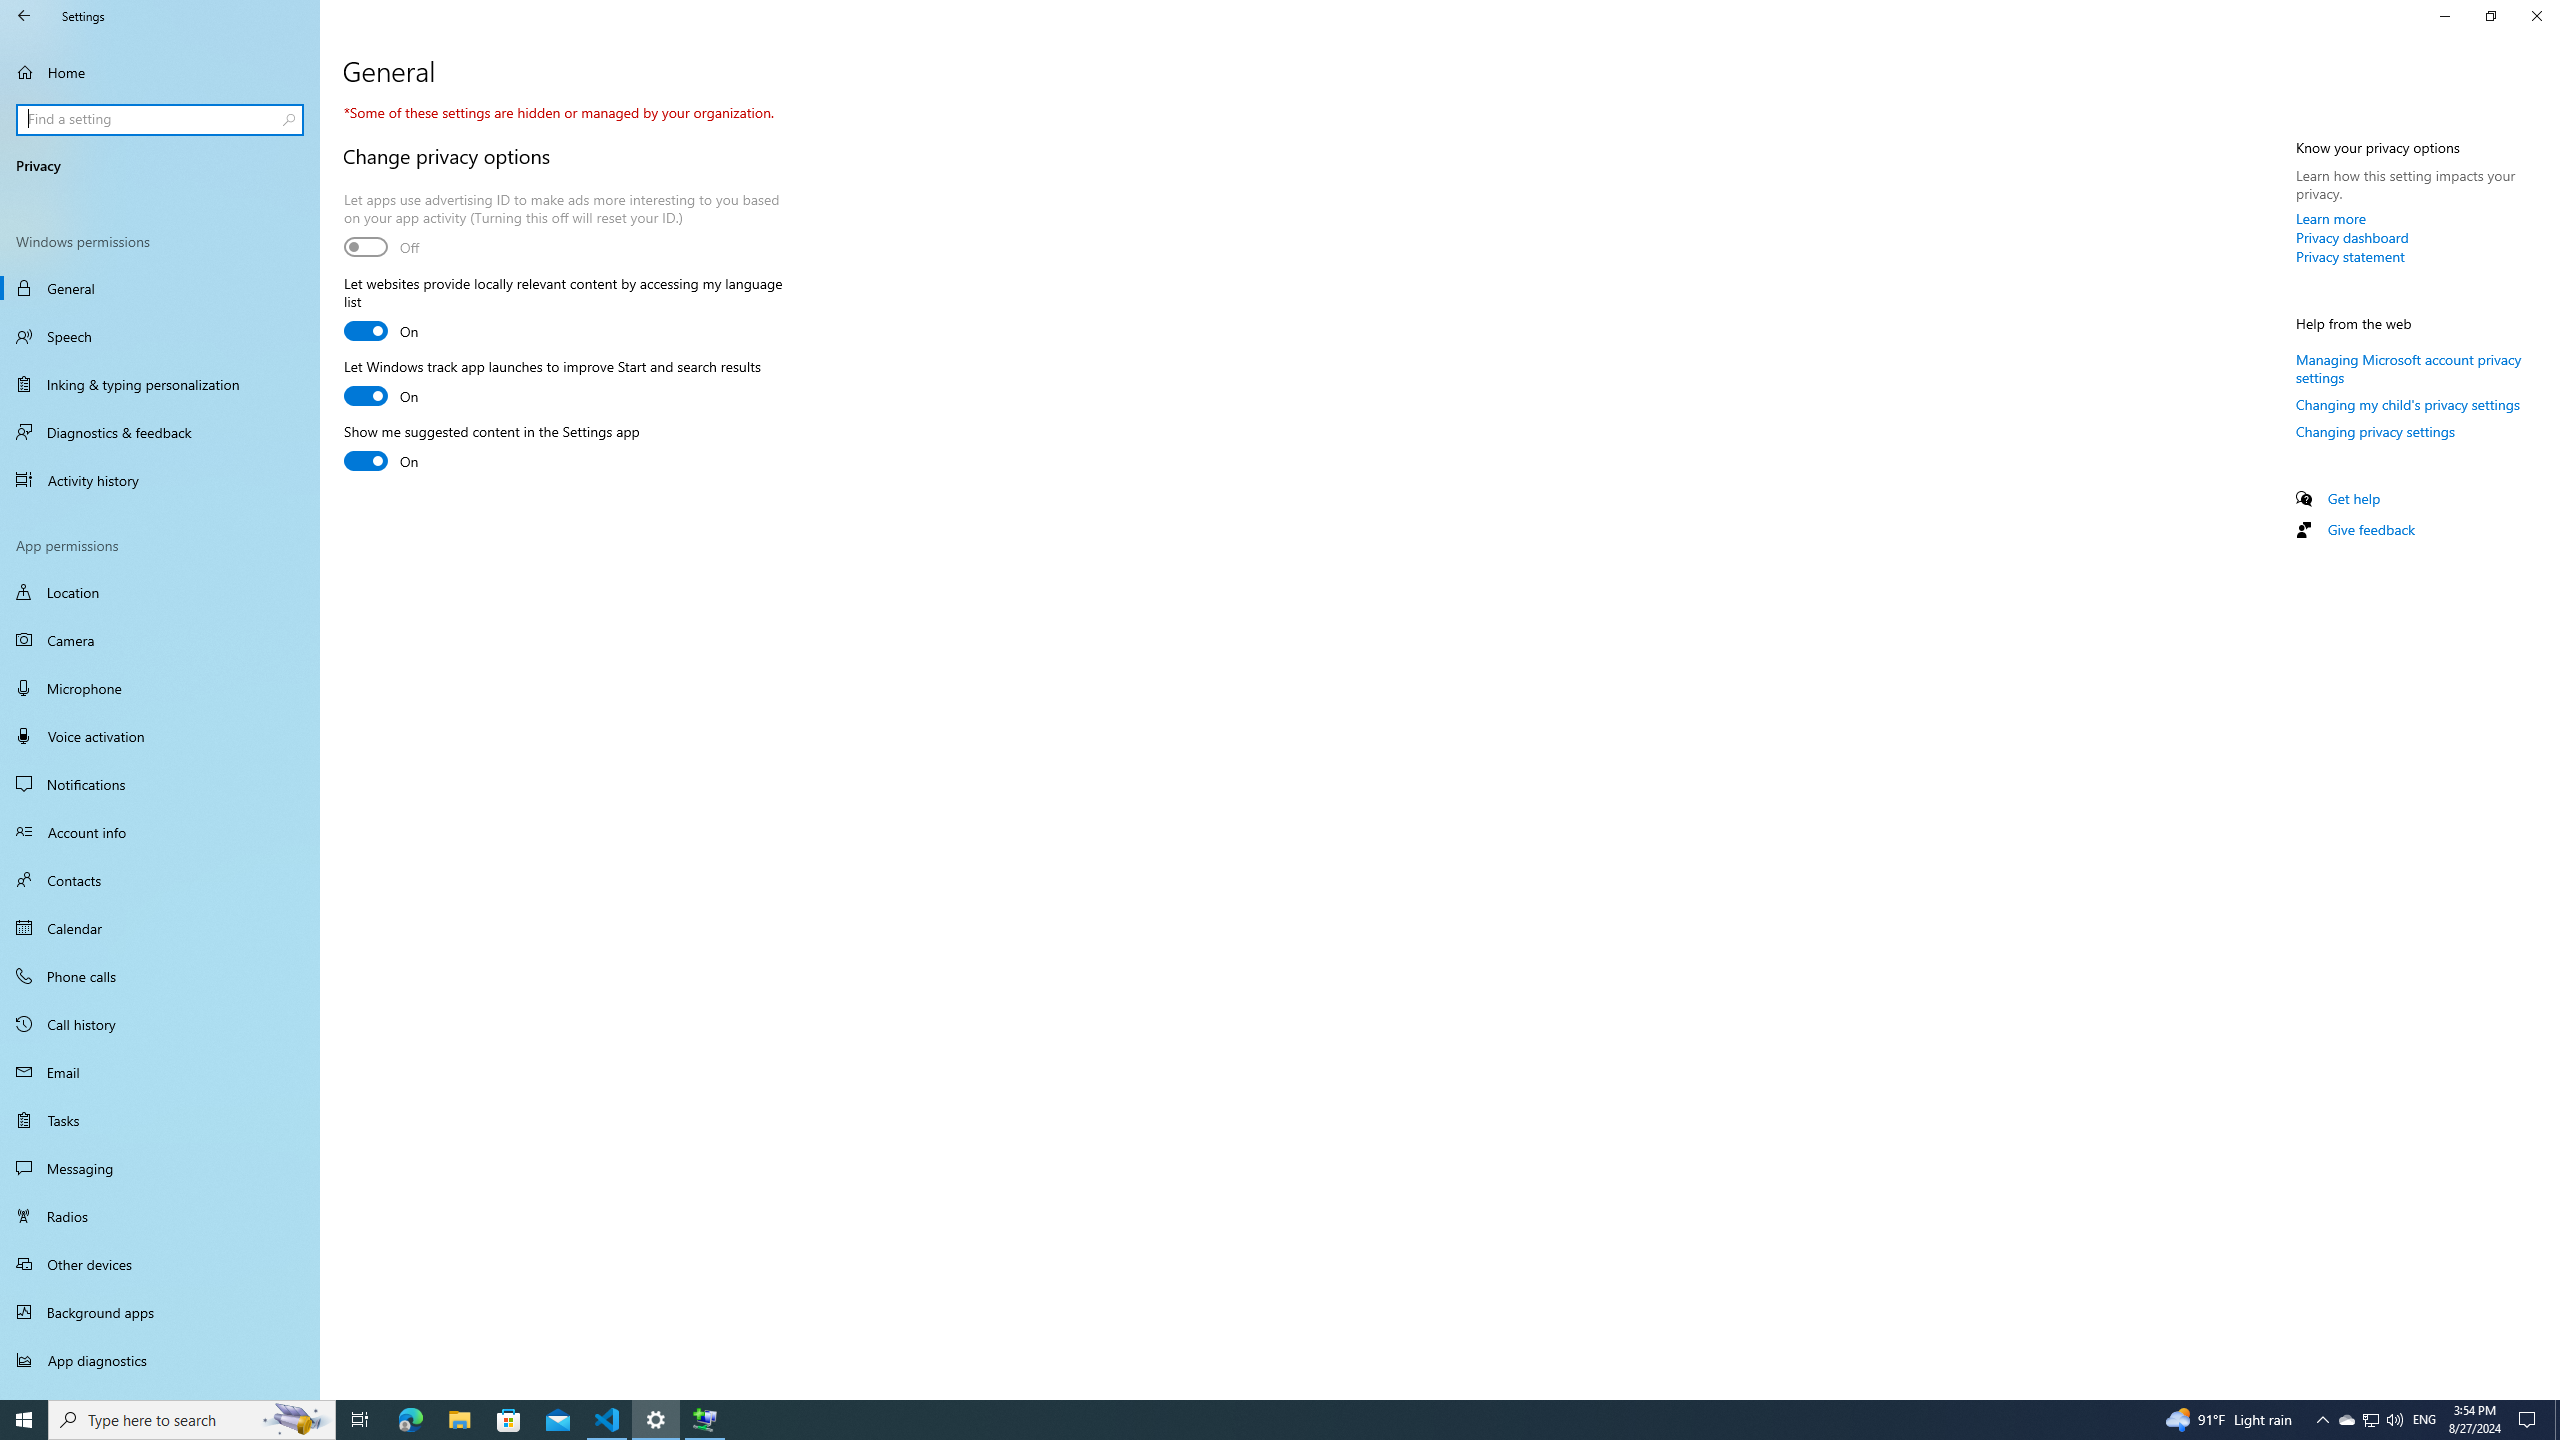 This screenshot has width=2560, height=1440. I want to click on 'Inking & typing personalization', so click(159, 382).